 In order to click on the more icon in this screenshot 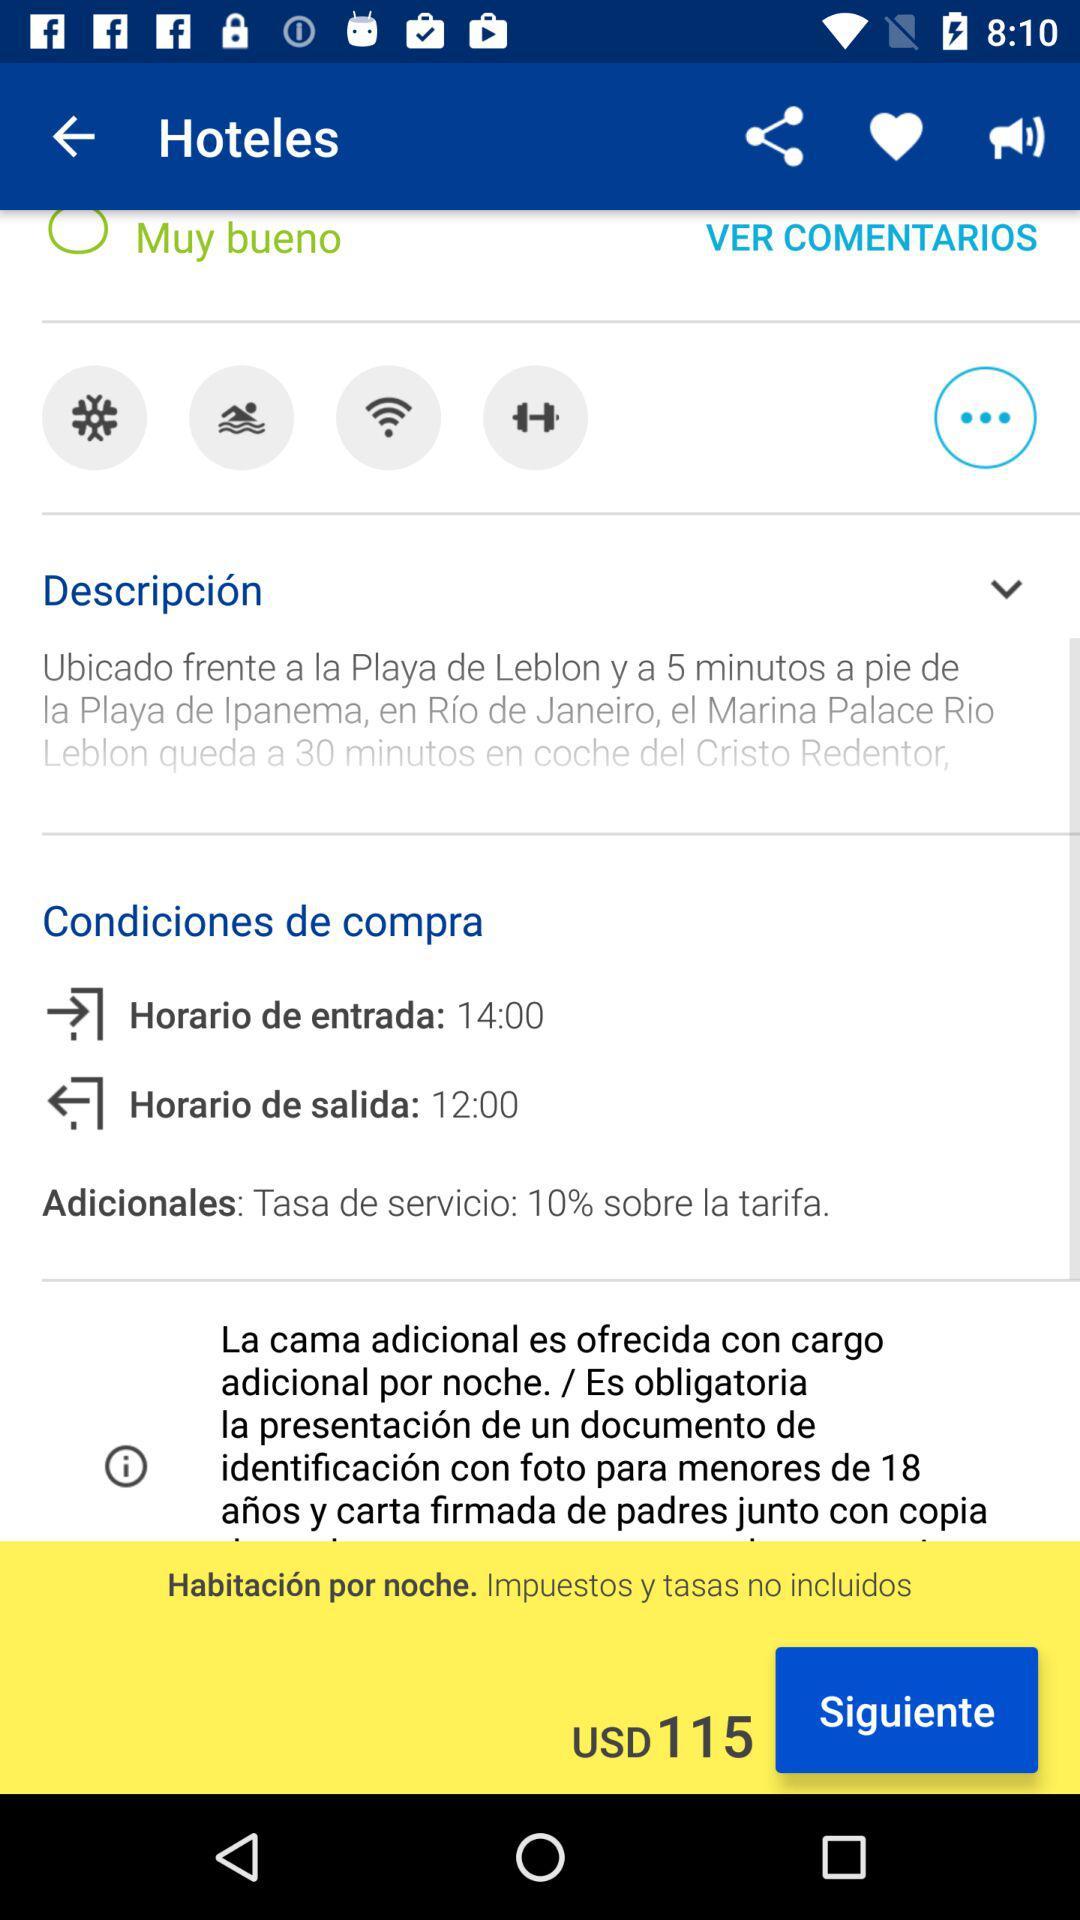, I will do `click(984, 416)`.